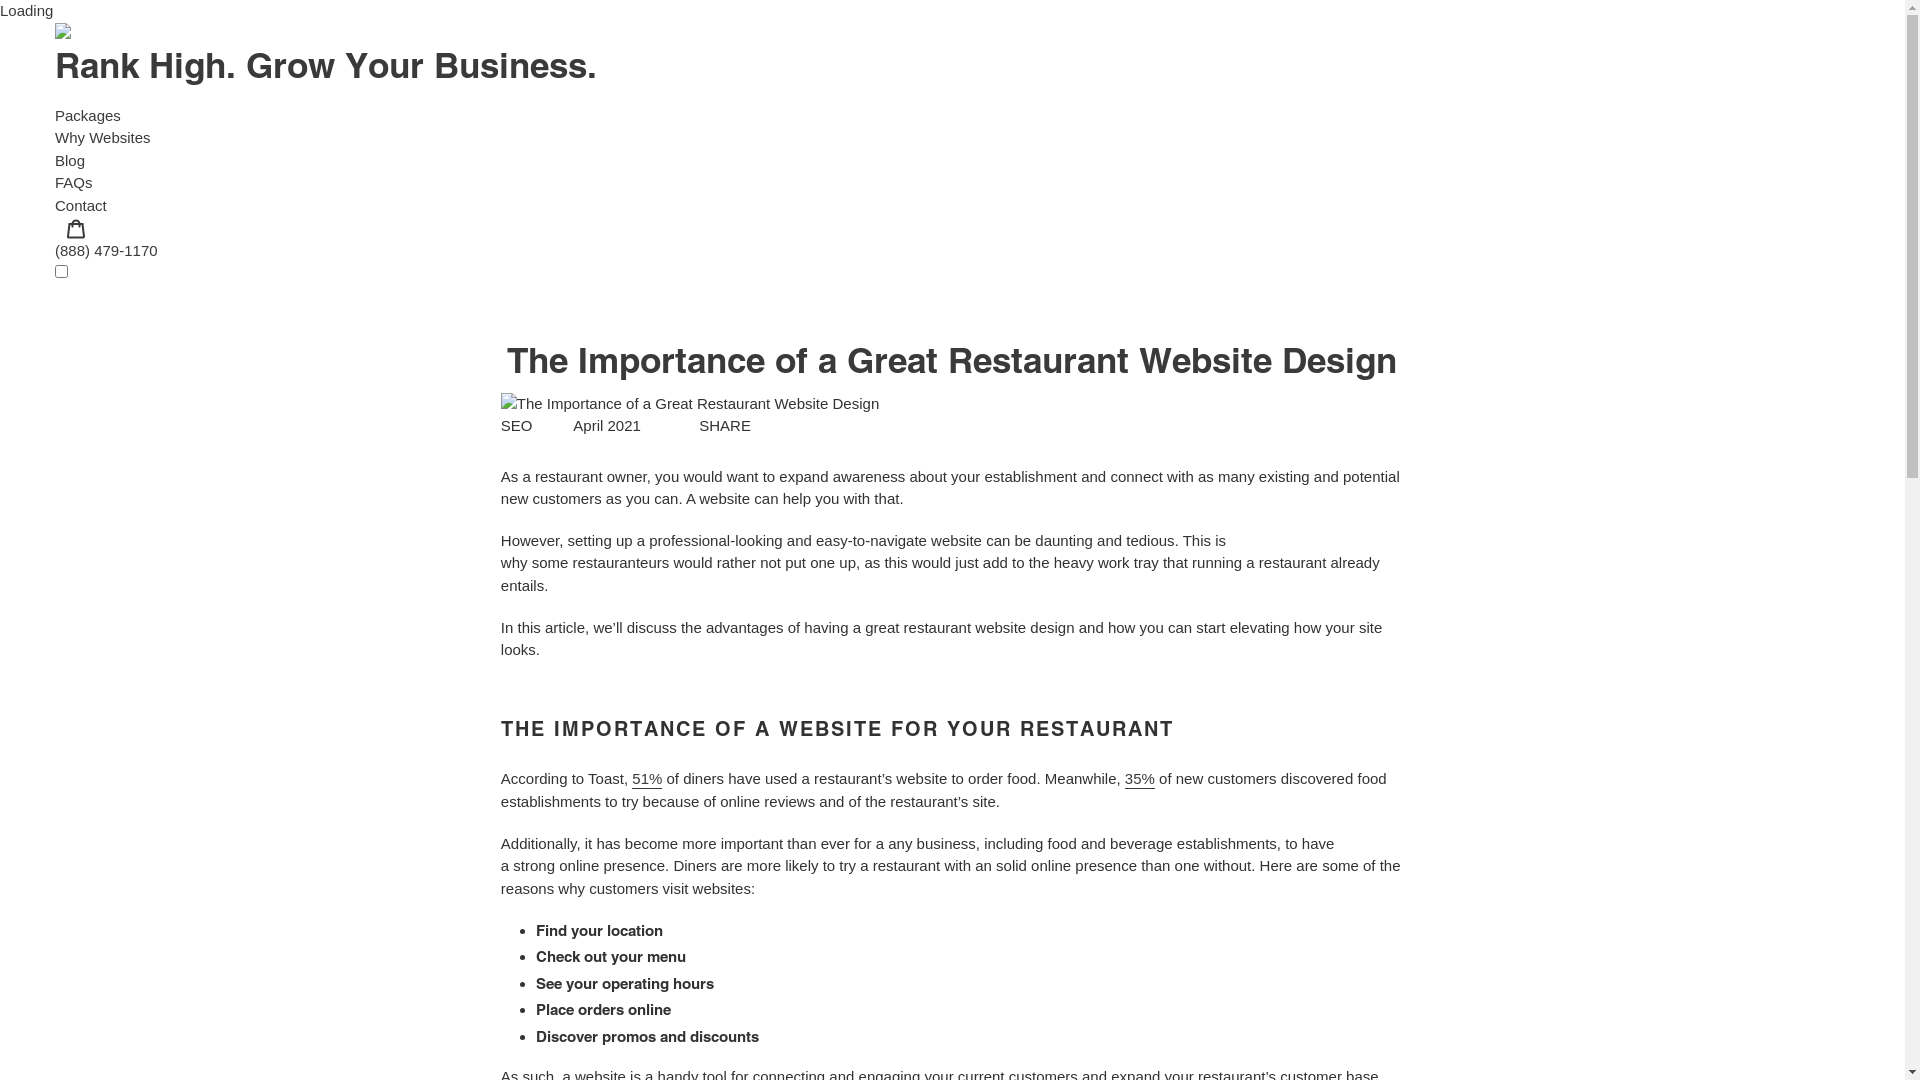 The height and width of the screenshot is (1080, 1920). I want to click on '35%', so click(1140, 778).